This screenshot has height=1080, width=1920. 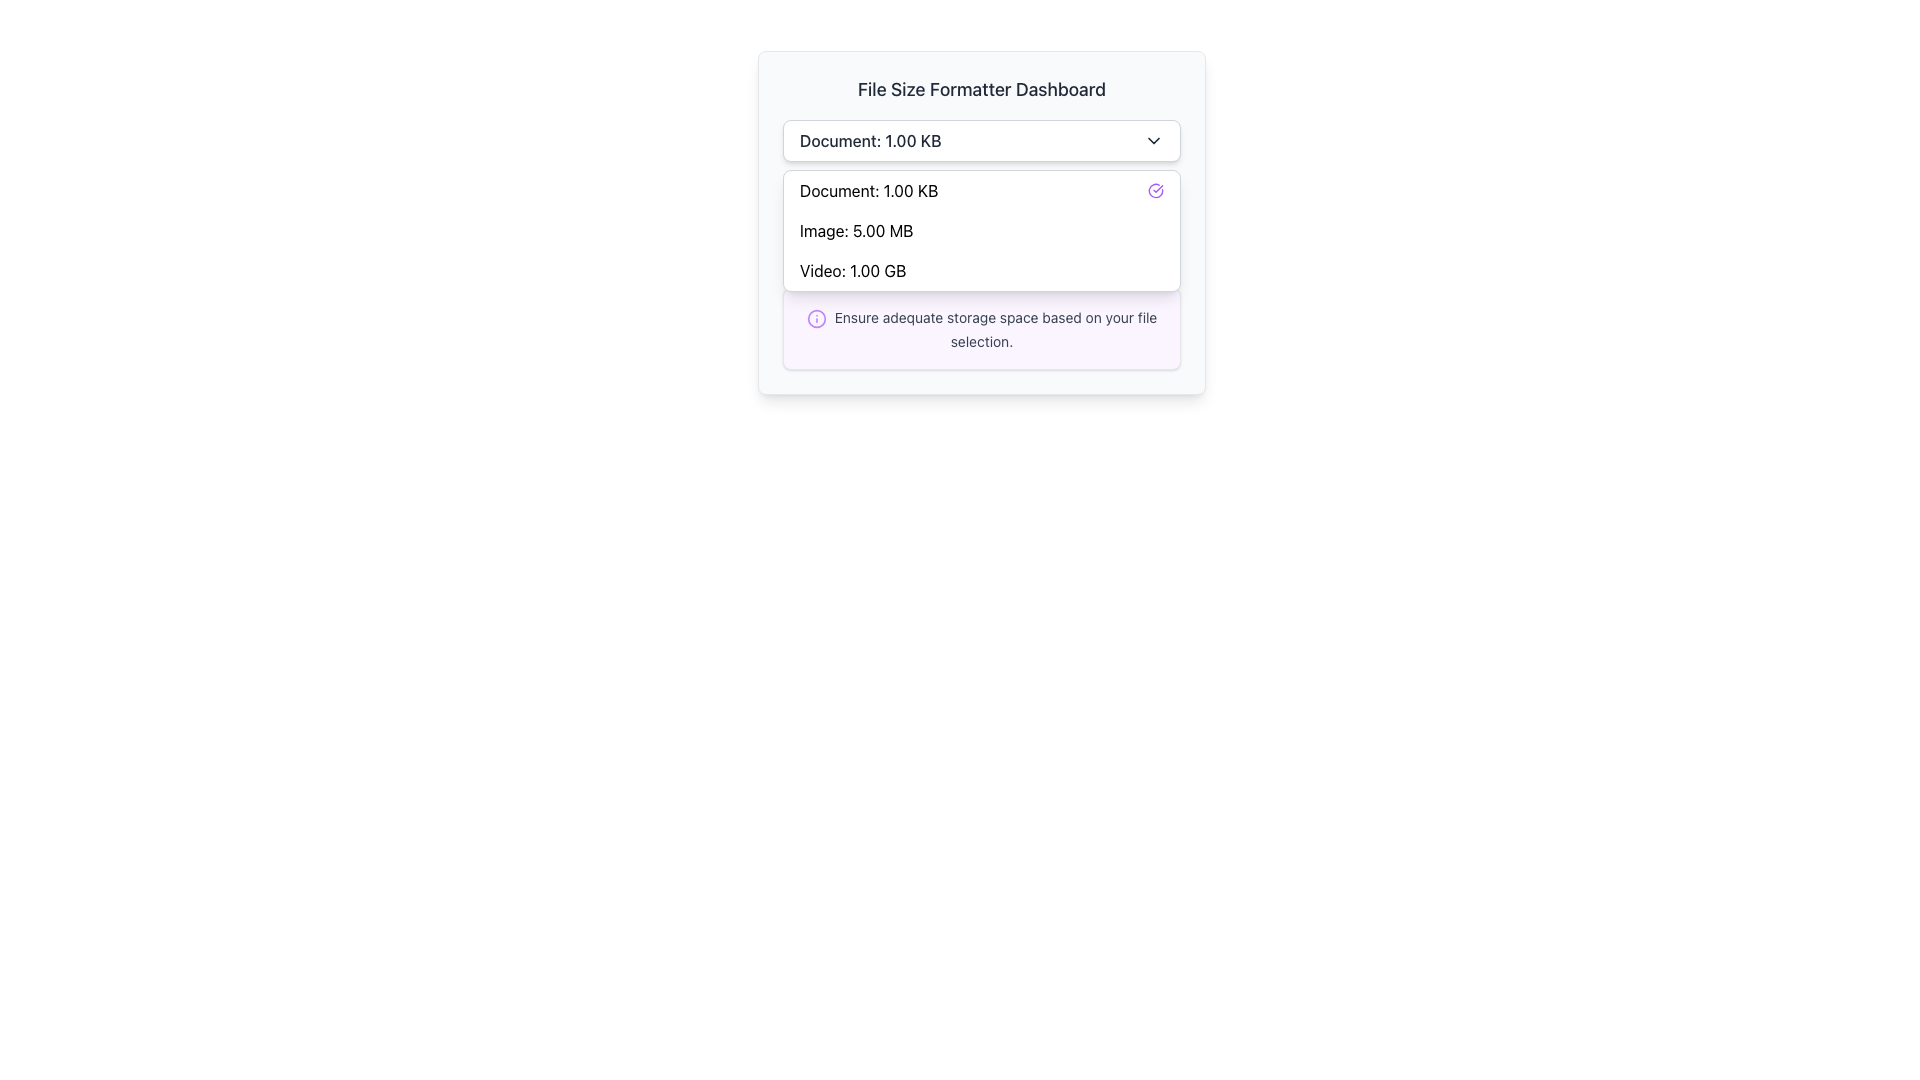 I want to click on the circular icon with a purple border located before the text 'Ensure adequate storage space based on your file selection' in the 'File Size Formatter Dashboard', so click(x=816, y=317).